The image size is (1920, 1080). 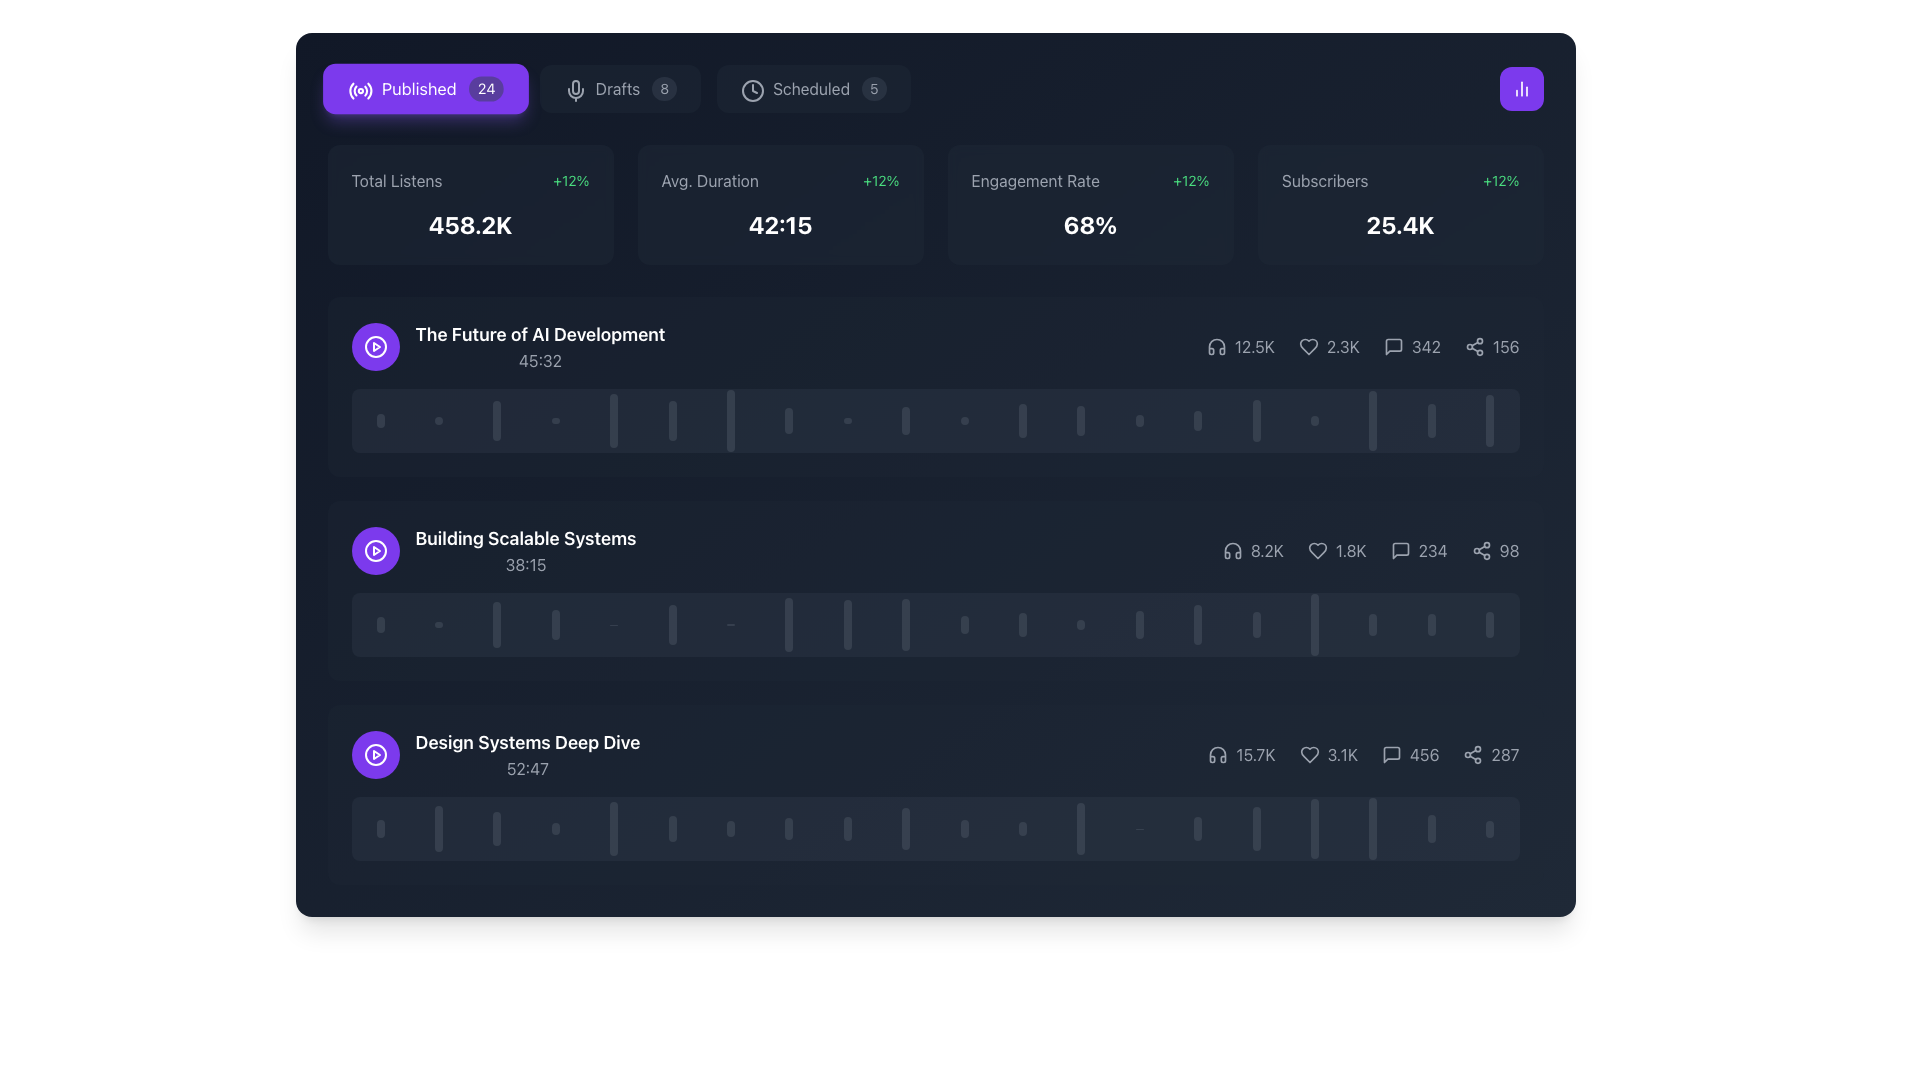 I want to click on the gray, semi-transparent vertical Indicator bar located towards the far right among a set of similar vertical bars in the second row of the main content area, so click(x=1490, y=623).